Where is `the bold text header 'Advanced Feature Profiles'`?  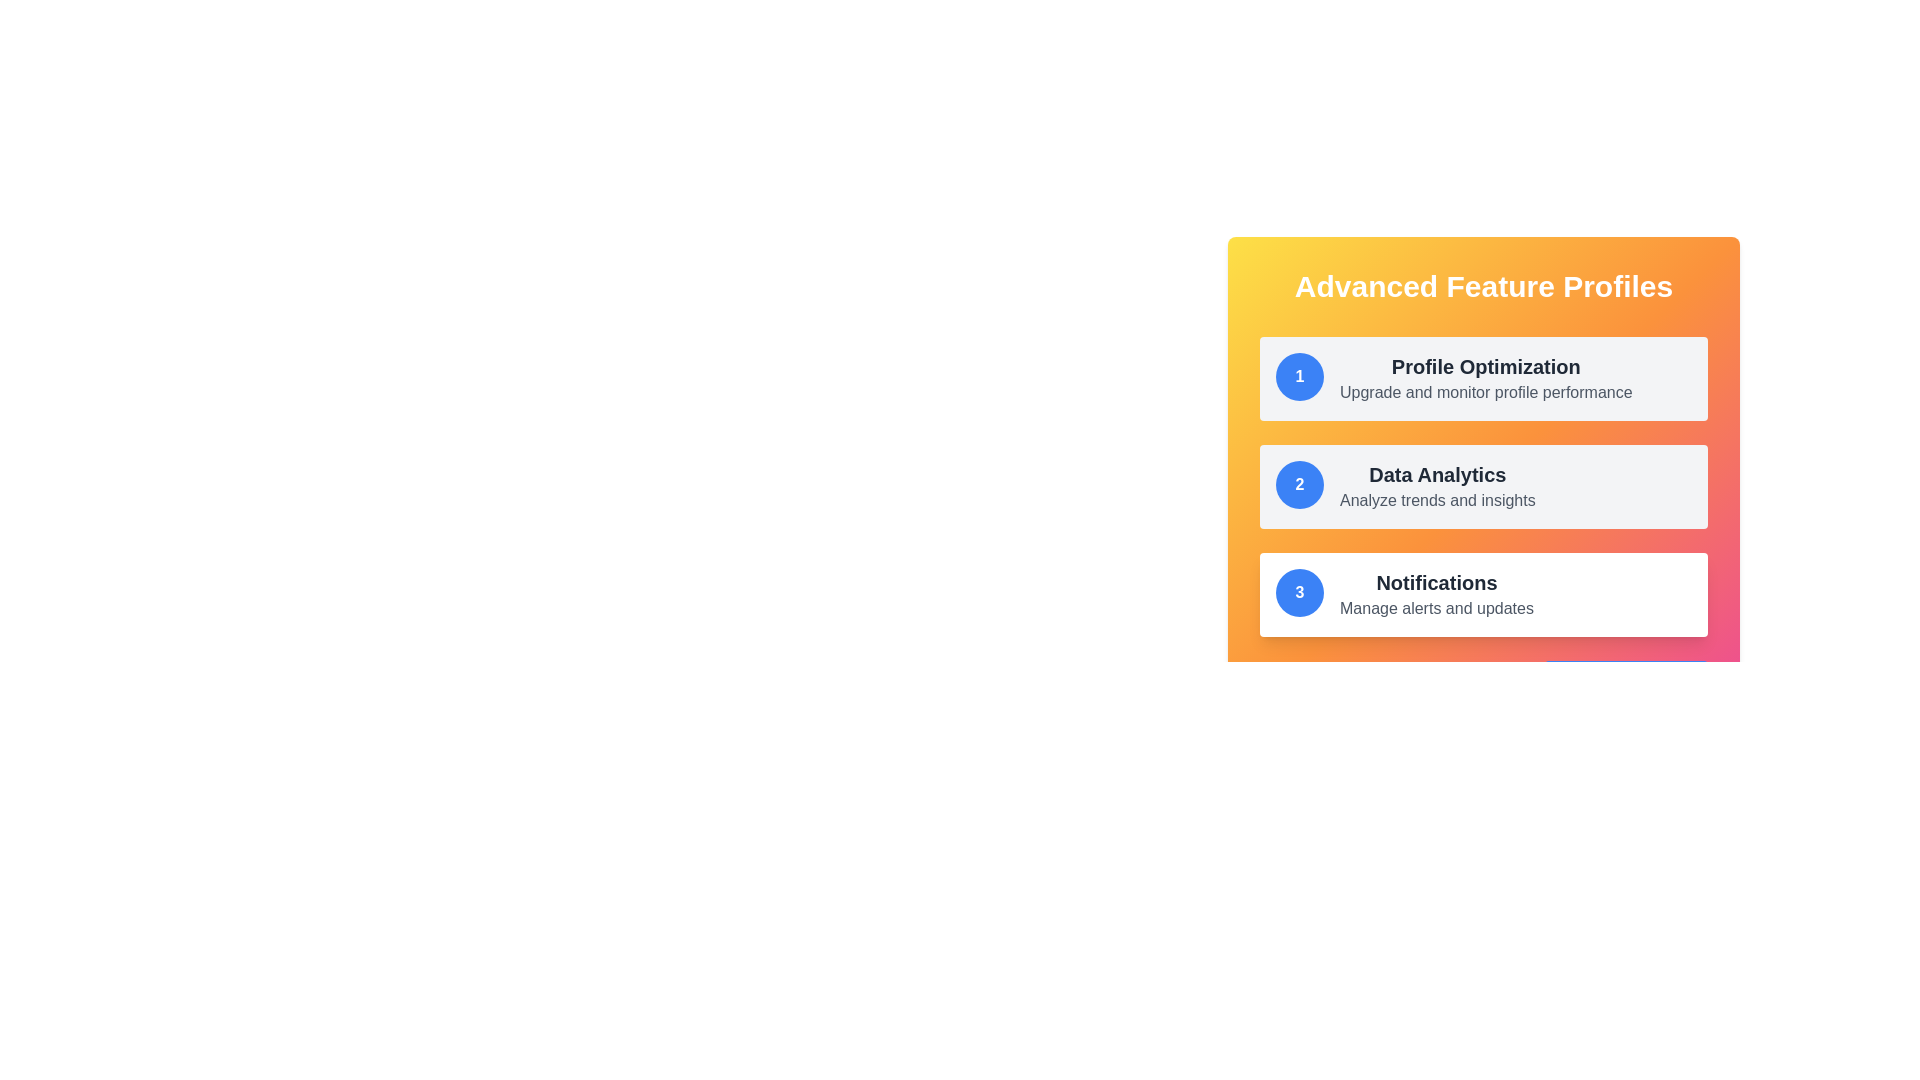
the bold text header 'Advanced Feature Profiles' is located at coordinates (1483, 286).